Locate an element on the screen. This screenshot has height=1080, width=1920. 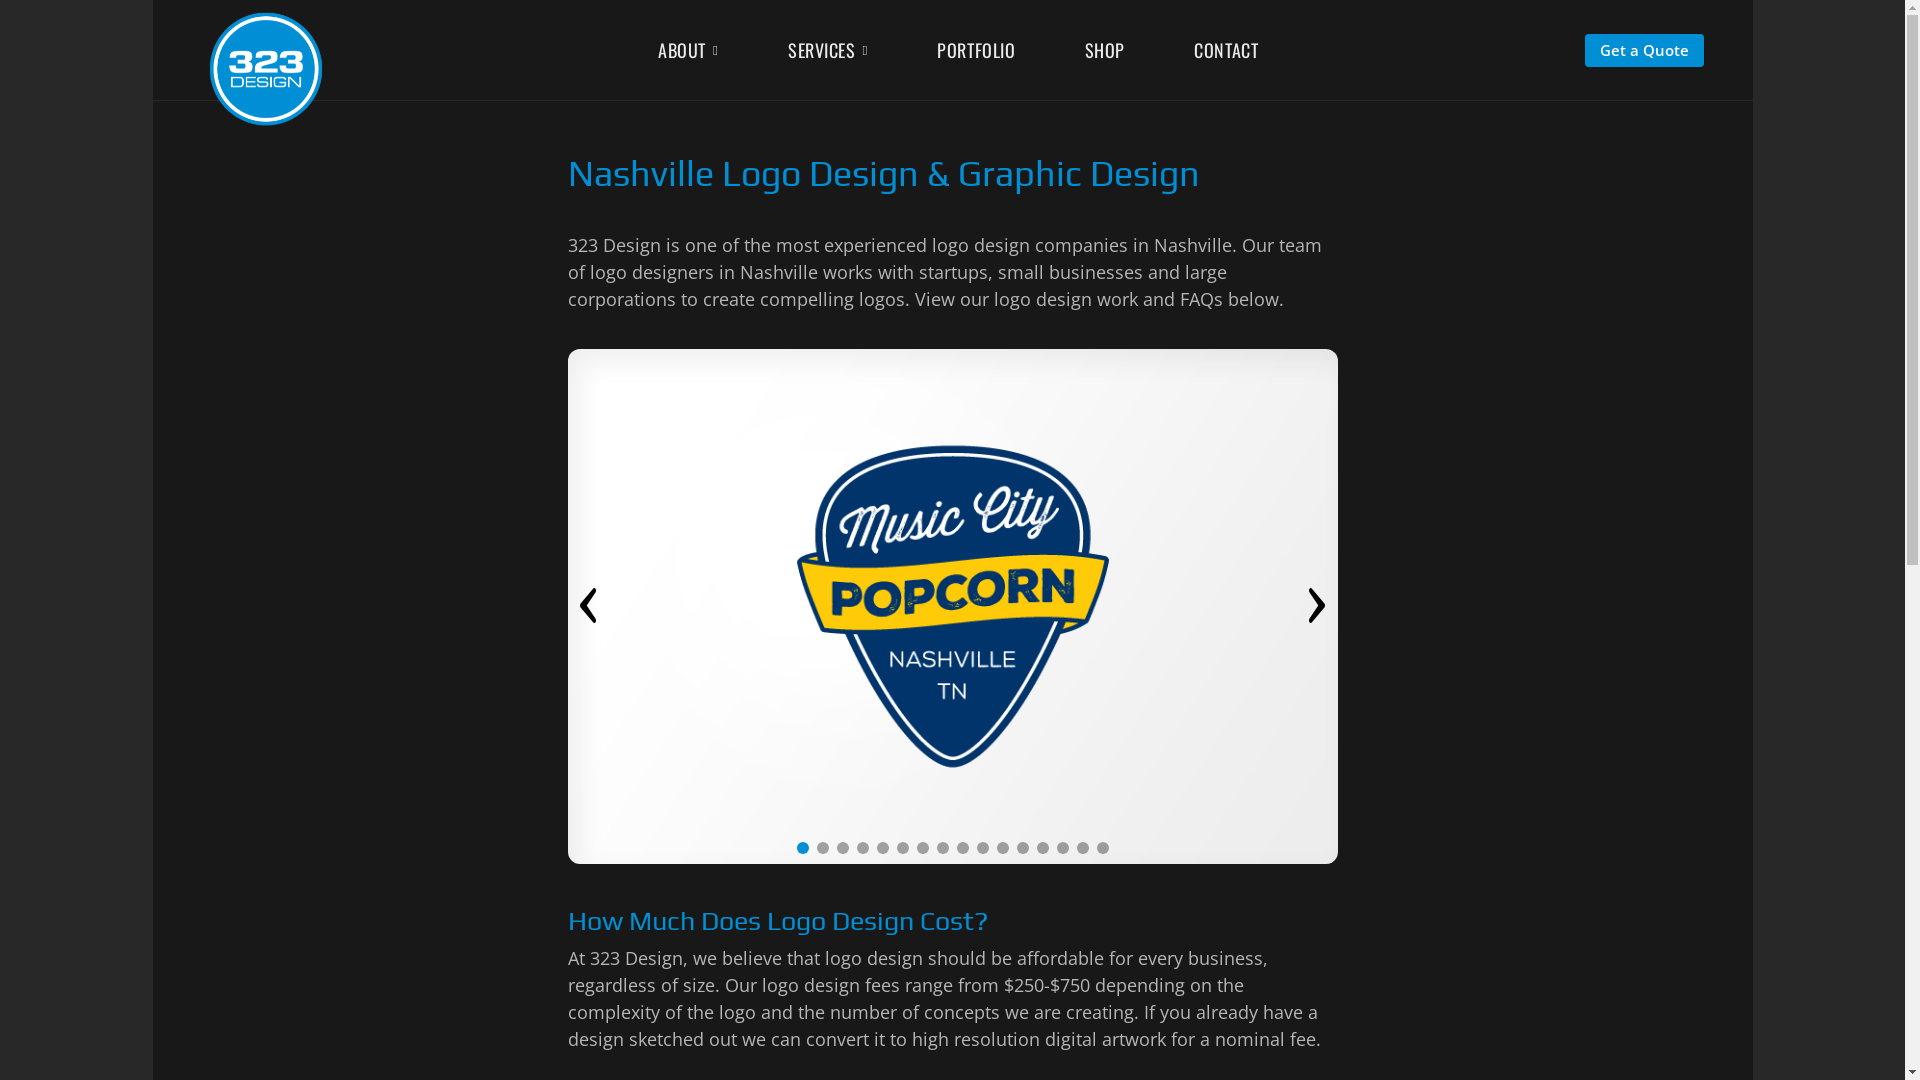
'15' is located at coordinates (1080, 848).